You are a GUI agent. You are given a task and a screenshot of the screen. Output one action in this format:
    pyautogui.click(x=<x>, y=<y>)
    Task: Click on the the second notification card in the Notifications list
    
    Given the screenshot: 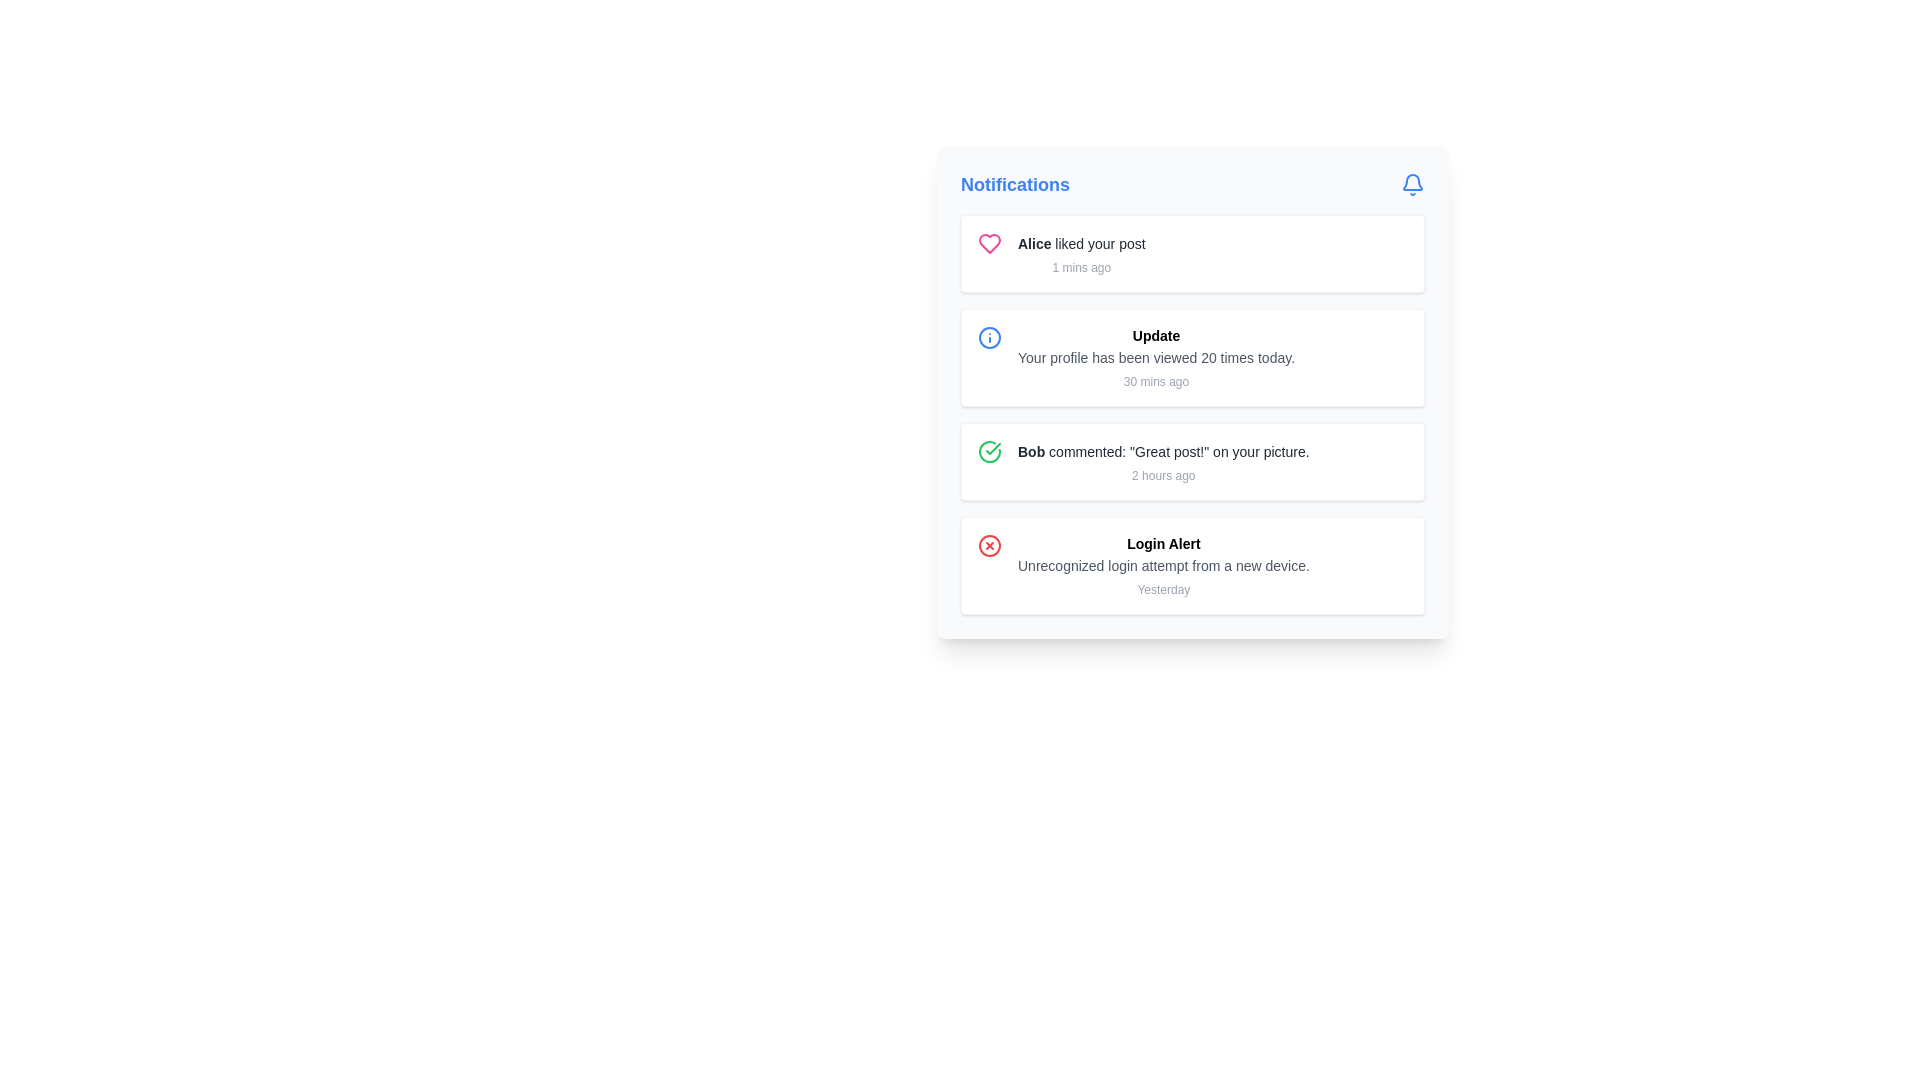 What is the action you would take?
    pyautogui.click(x=1193, y=357)
    